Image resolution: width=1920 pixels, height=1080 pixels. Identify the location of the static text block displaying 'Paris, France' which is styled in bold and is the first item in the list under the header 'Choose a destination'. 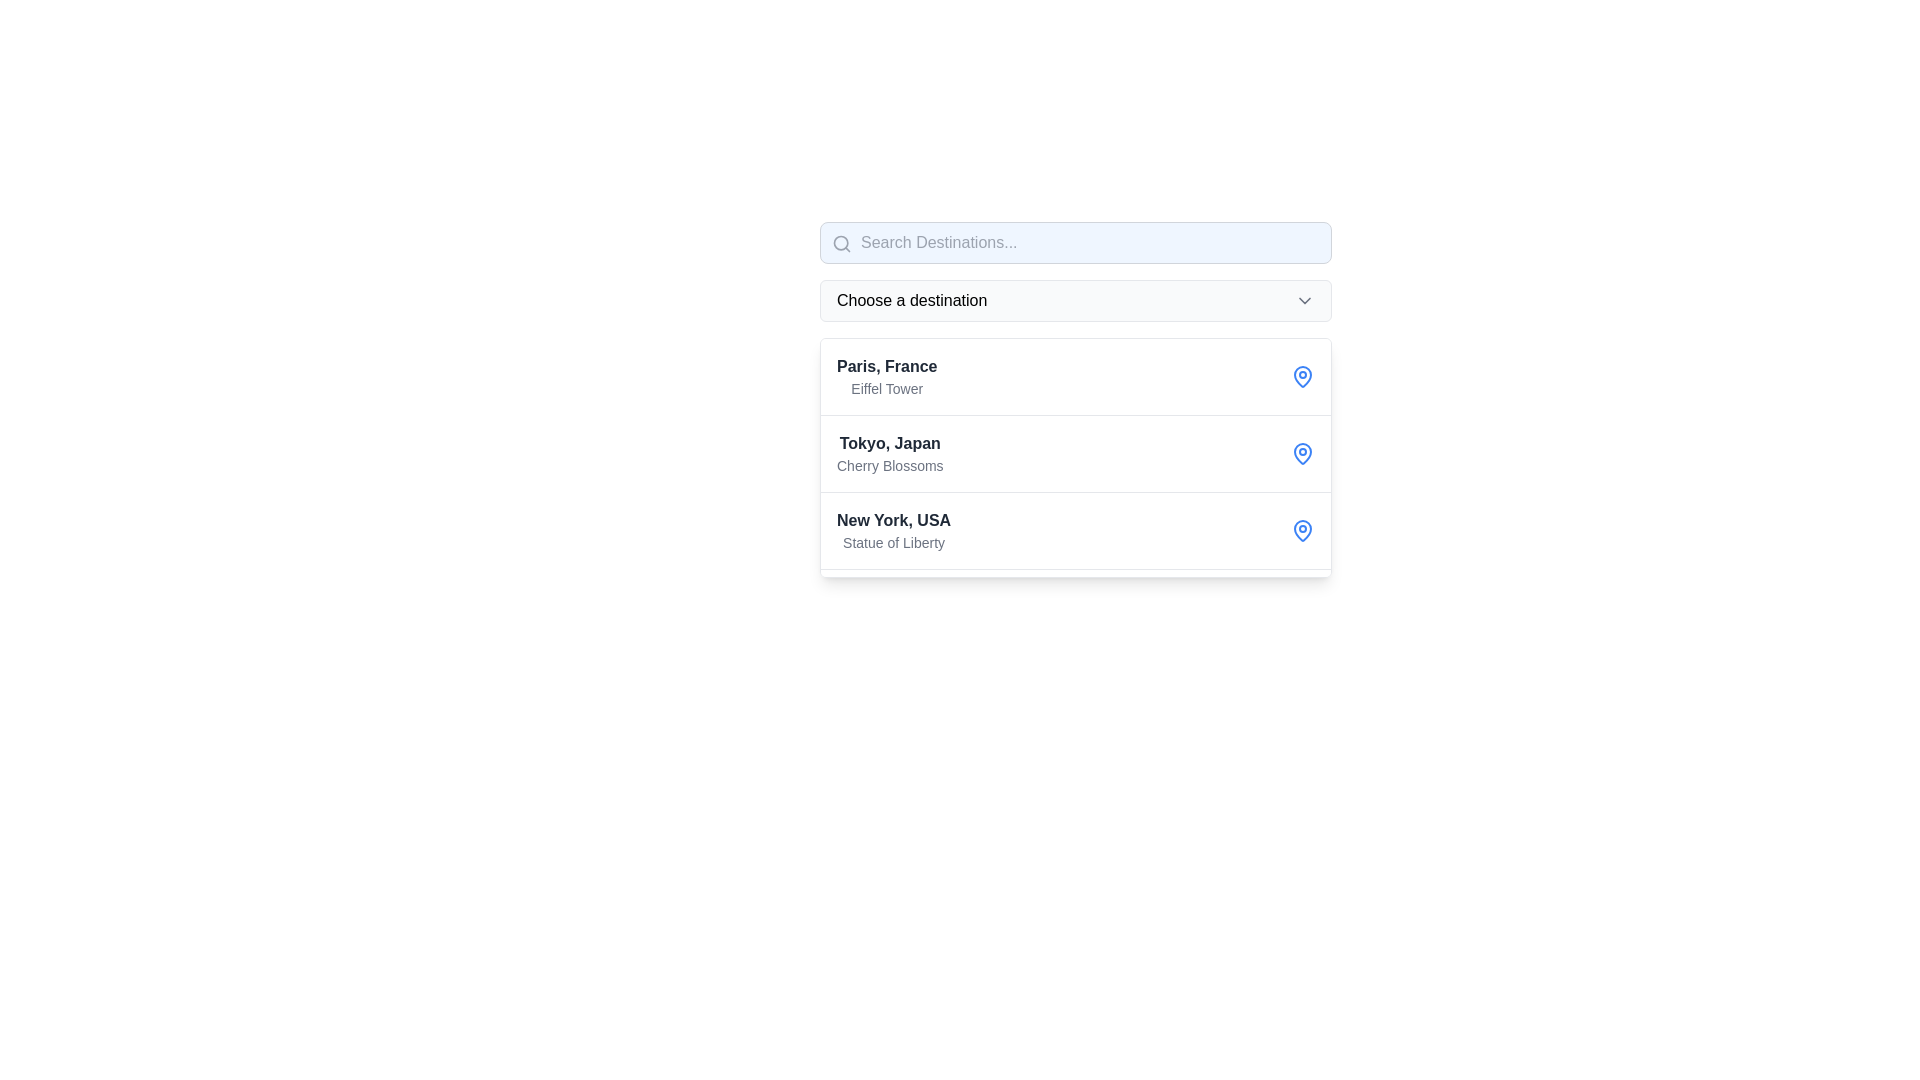
(886, 377).